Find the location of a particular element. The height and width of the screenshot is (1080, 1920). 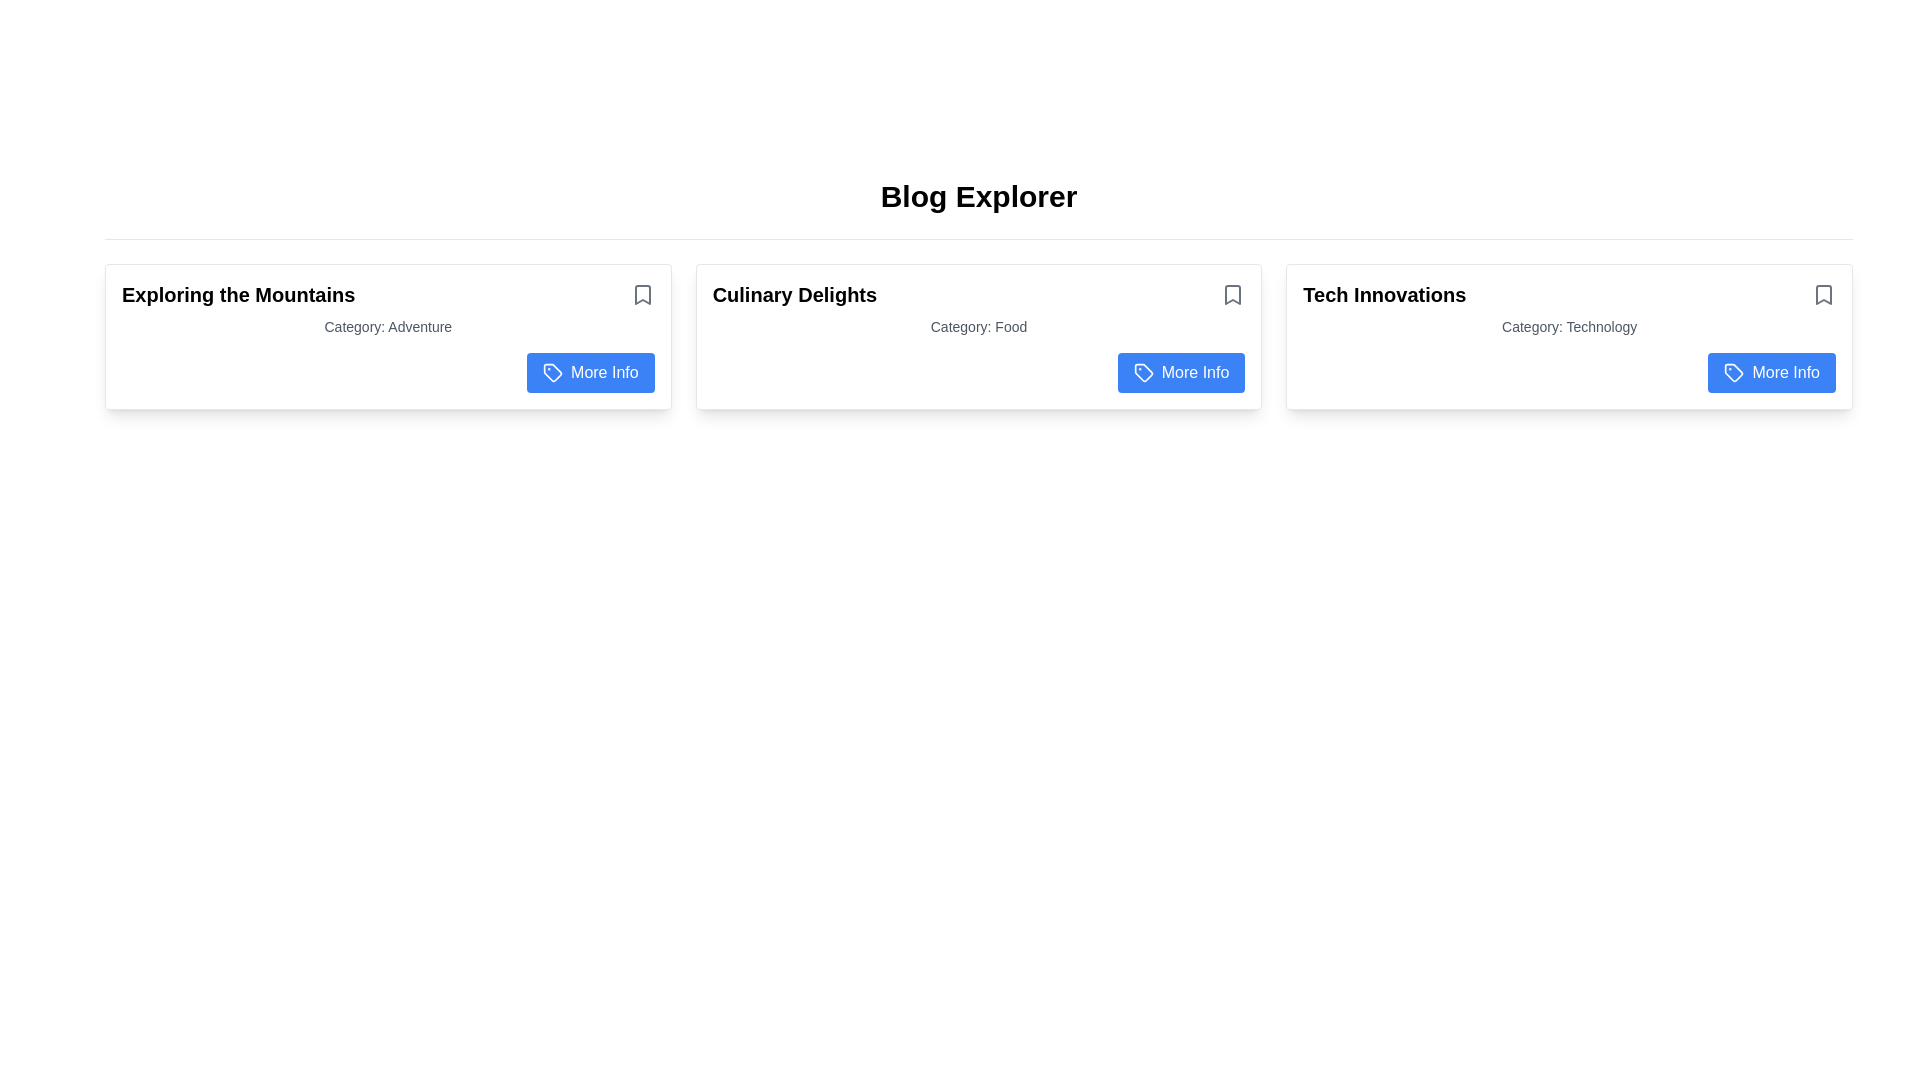

the small tag icon located within the 'More Info' button, which has a blue background and white text, positioned at the bottom-right corner of the 'Exploring the Mountains' card is located at coordinates (553, 373).